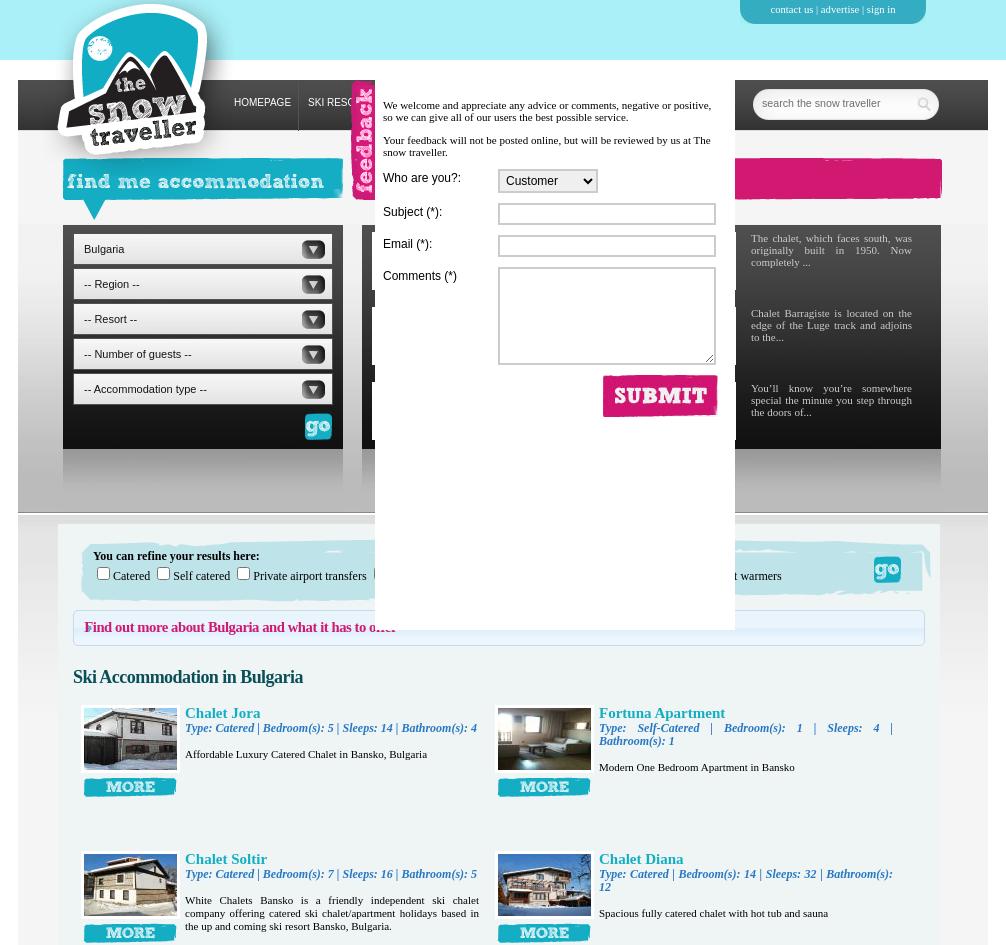 Image resolution: width=1006 pixels, height=945 pixels. I want to click on 'Find out more about Bulgaria and what it has to offer', so click(84, 626).